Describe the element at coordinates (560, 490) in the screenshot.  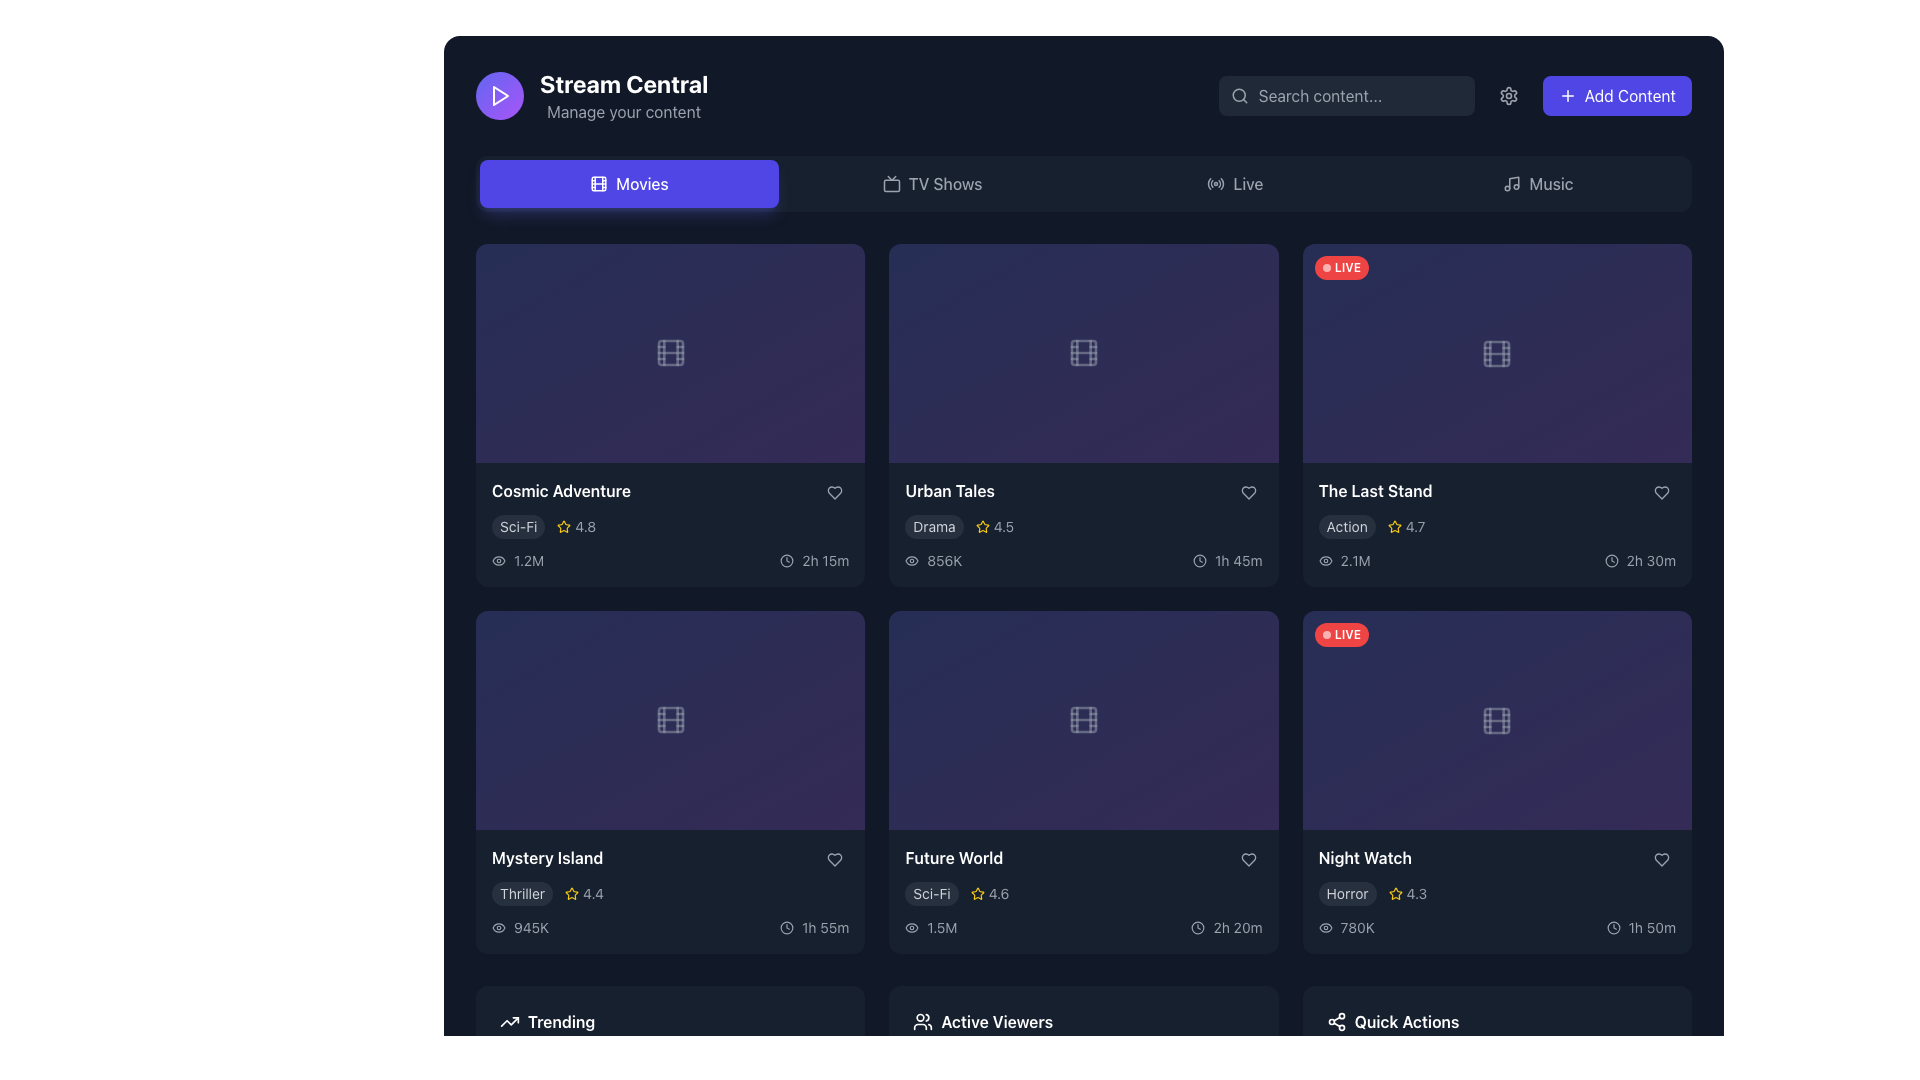
I see `text label that serves as the title for the movie entry located in the first item of the grid in the 'Movies' section, positioned just below the respective thumbnail` at that location.